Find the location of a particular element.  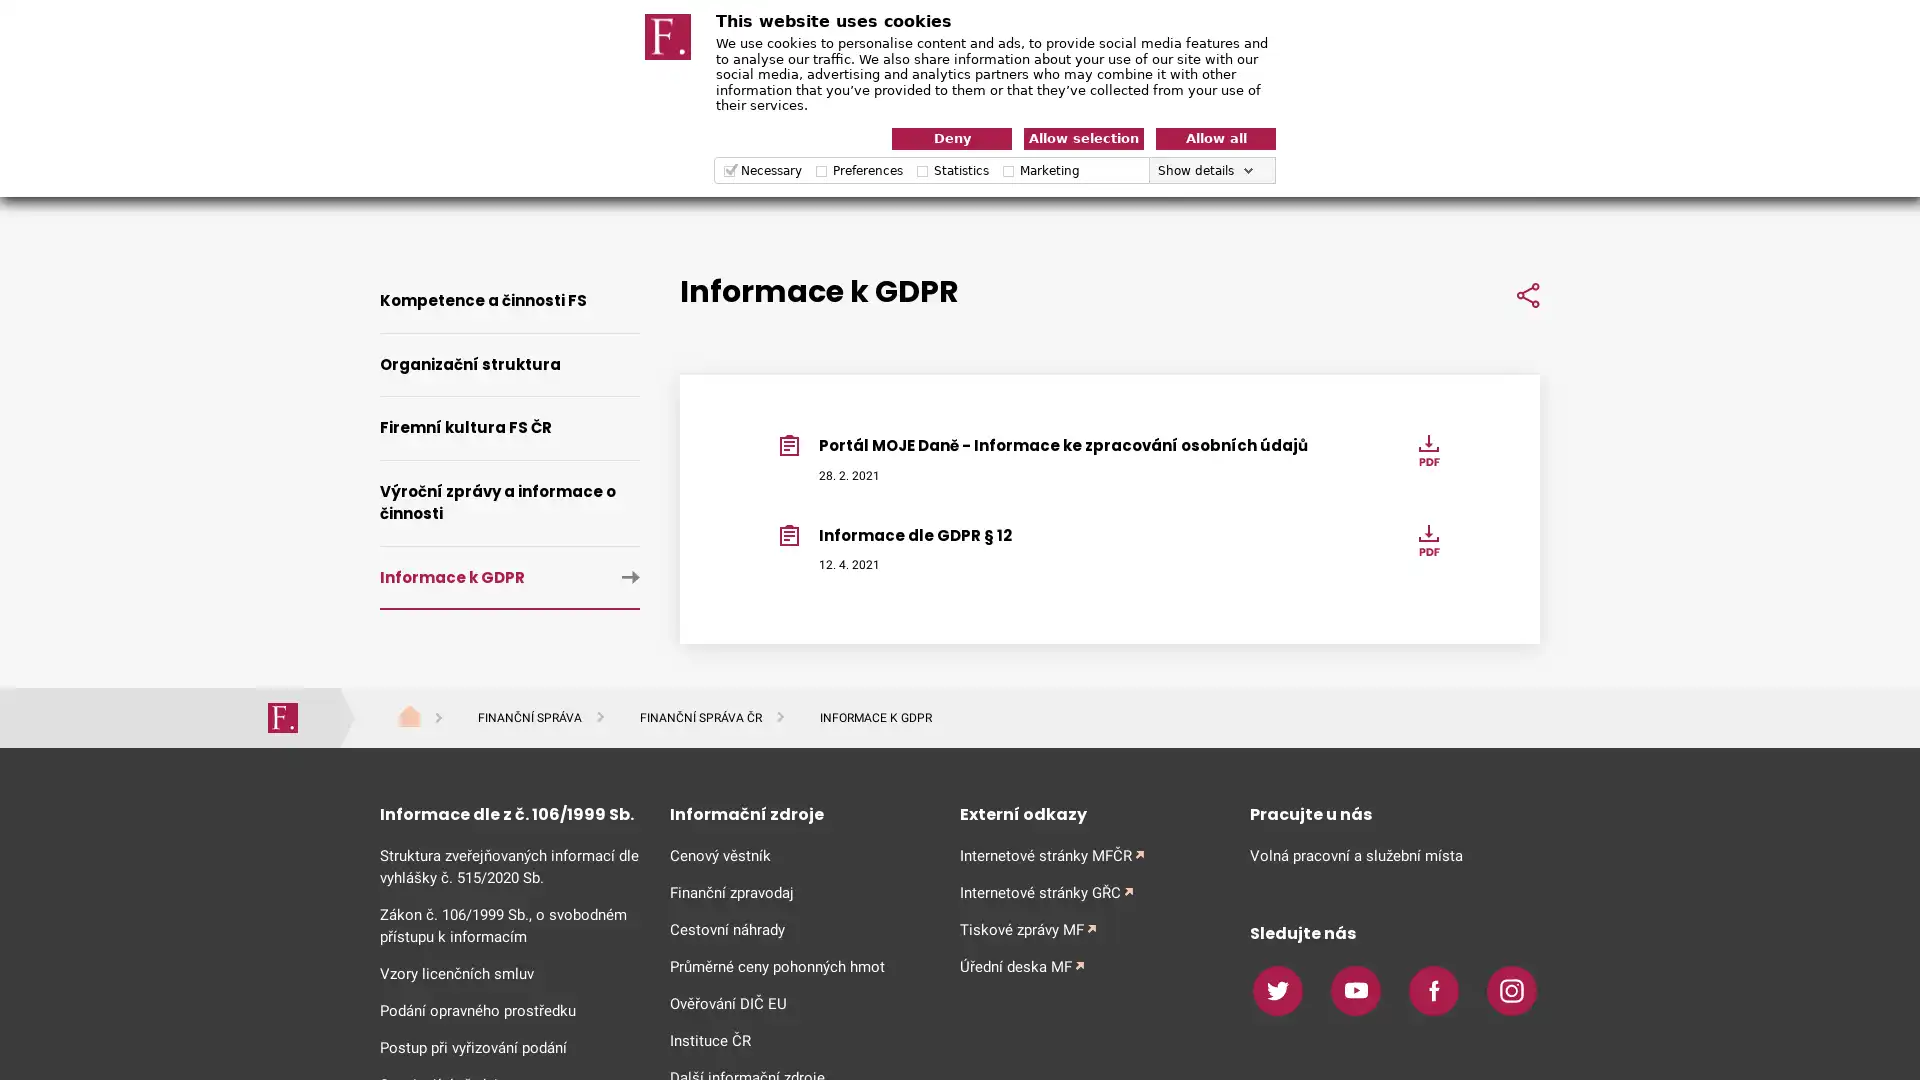

Informace dle z c. 106/1999 Sb. is located at coordinates (509, 813).